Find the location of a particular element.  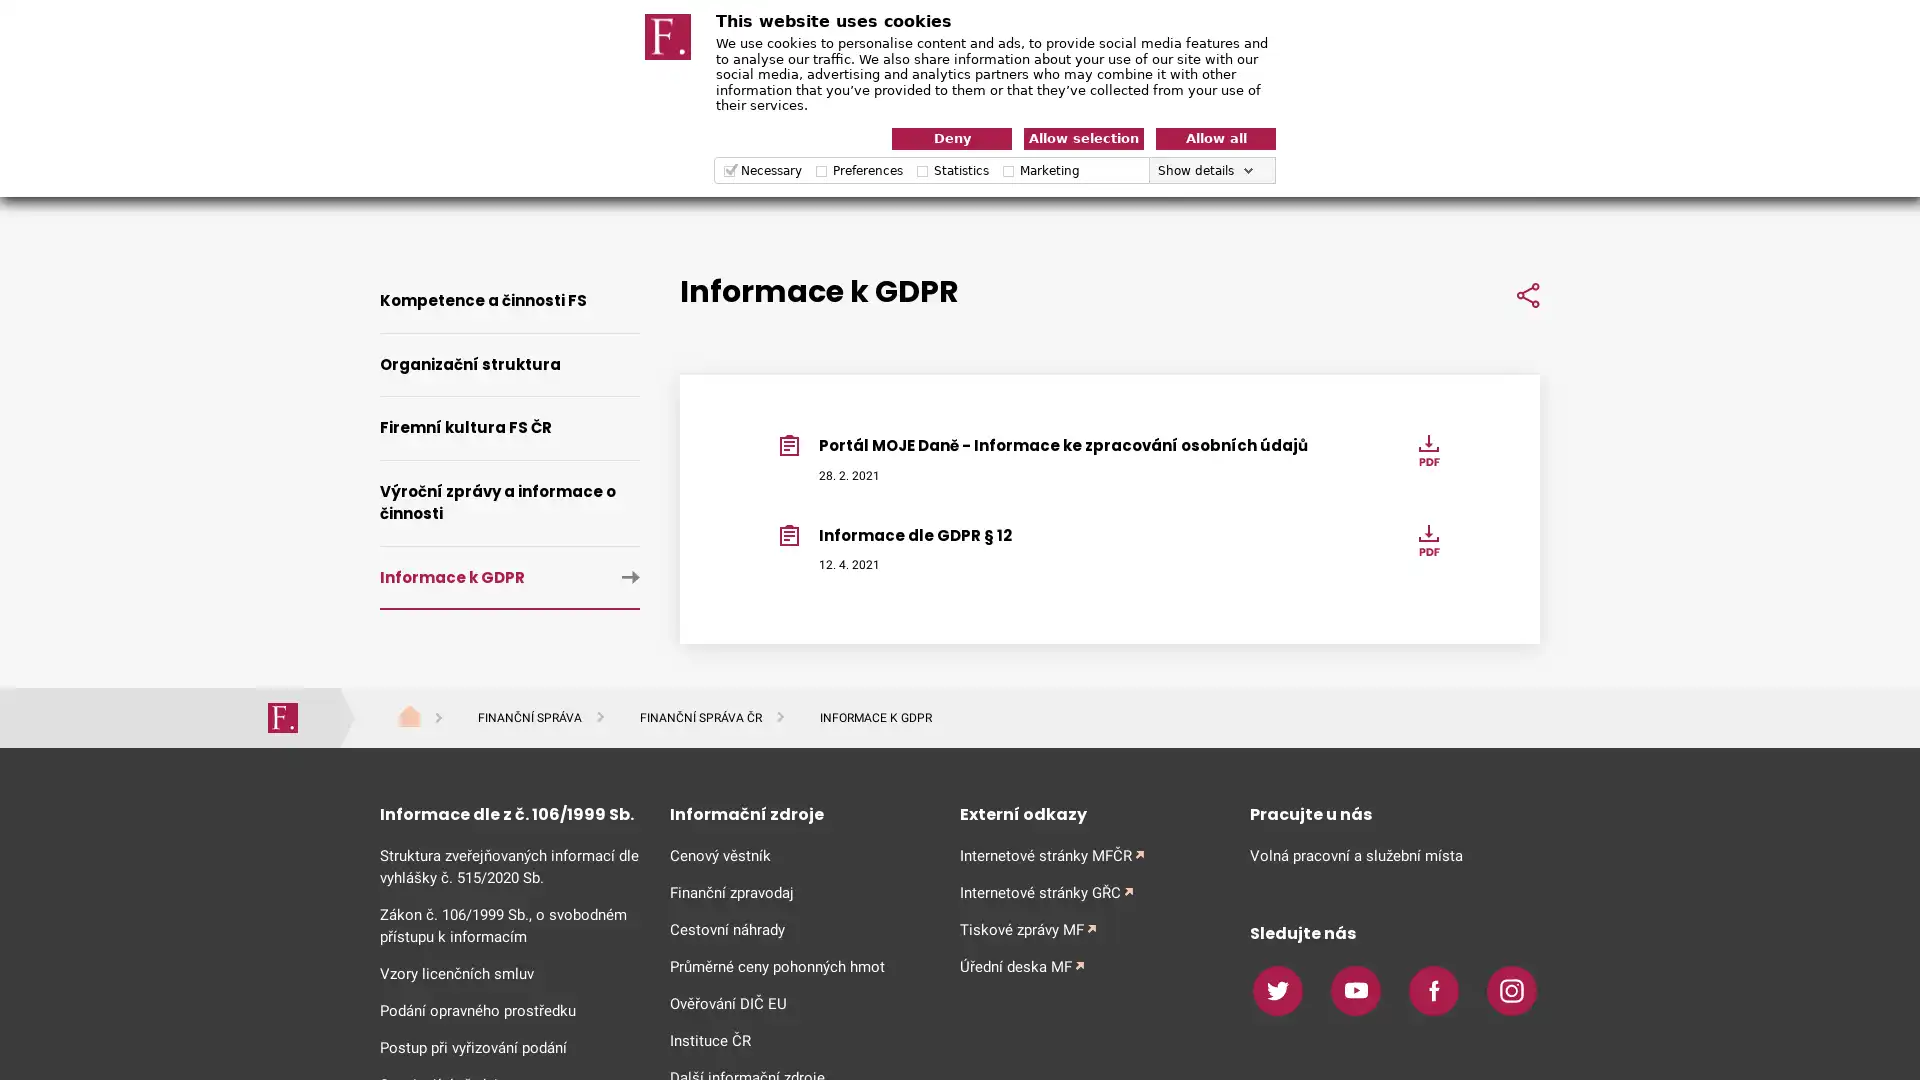

Informace dle z c. 106/1999 Sb. is located at coordinates (509, 813).